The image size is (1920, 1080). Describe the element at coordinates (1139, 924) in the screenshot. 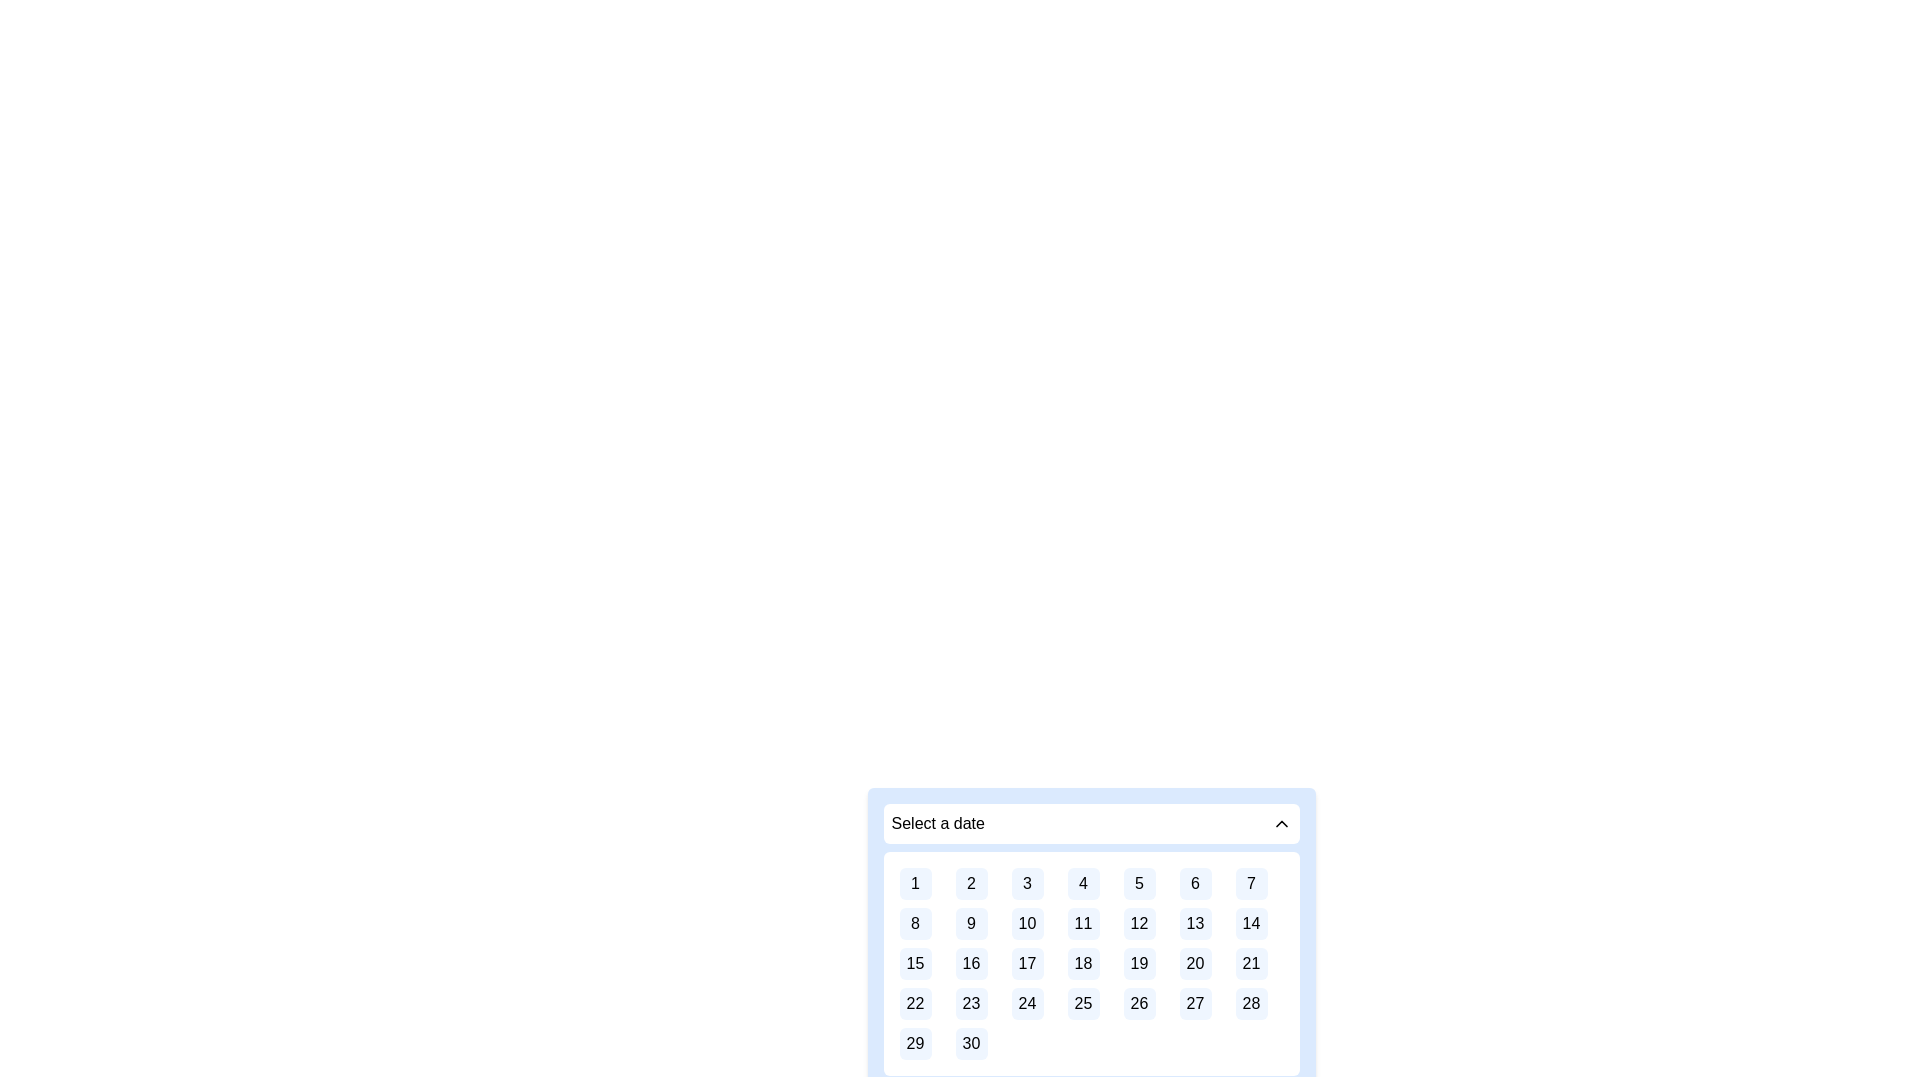

I see `the small, circular light blue button with the number '12' in black text, located in the second row and fifth column of the calendar grid under the 'Select a date' header` at that location.